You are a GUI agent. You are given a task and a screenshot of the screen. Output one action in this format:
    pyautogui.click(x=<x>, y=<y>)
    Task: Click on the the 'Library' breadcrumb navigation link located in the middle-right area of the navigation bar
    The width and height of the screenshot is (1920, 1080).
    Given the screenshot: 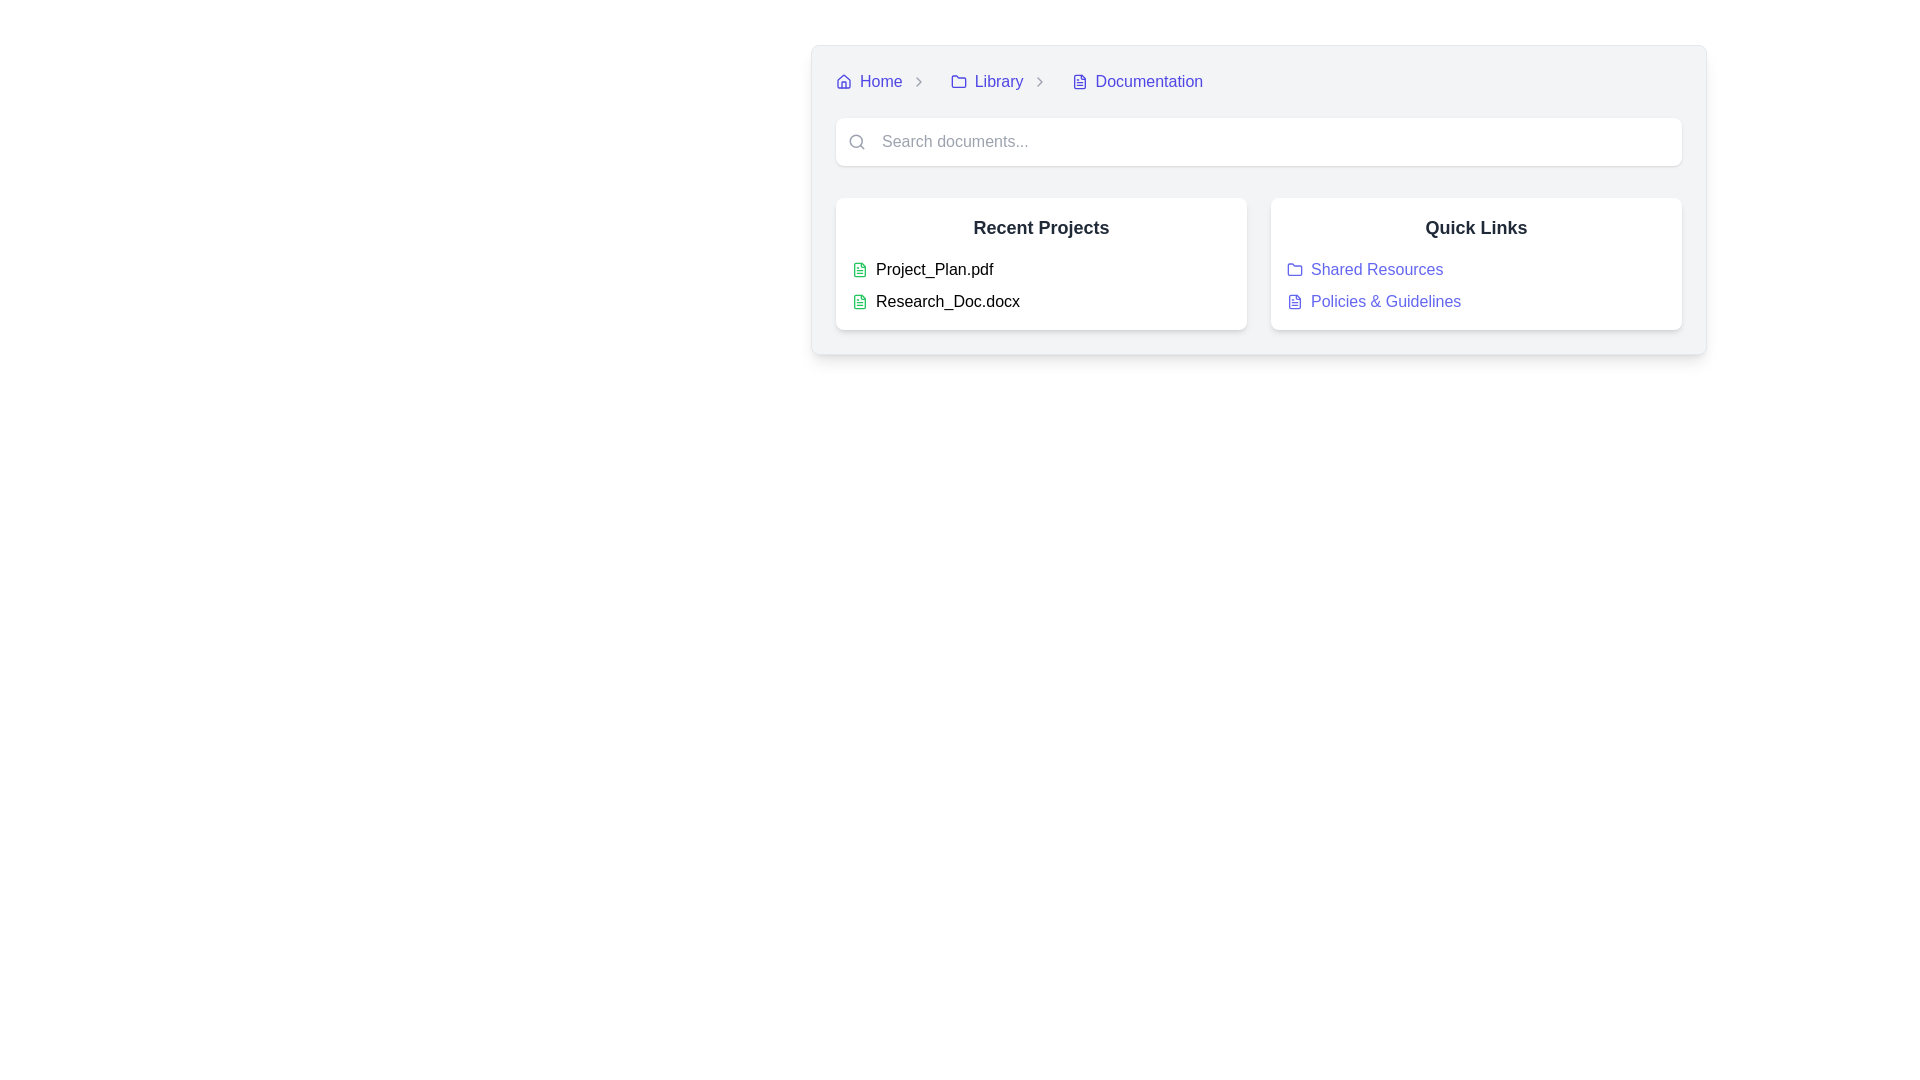 What is the action you would take?
    pyautogui.click(x=987, y=80)
    